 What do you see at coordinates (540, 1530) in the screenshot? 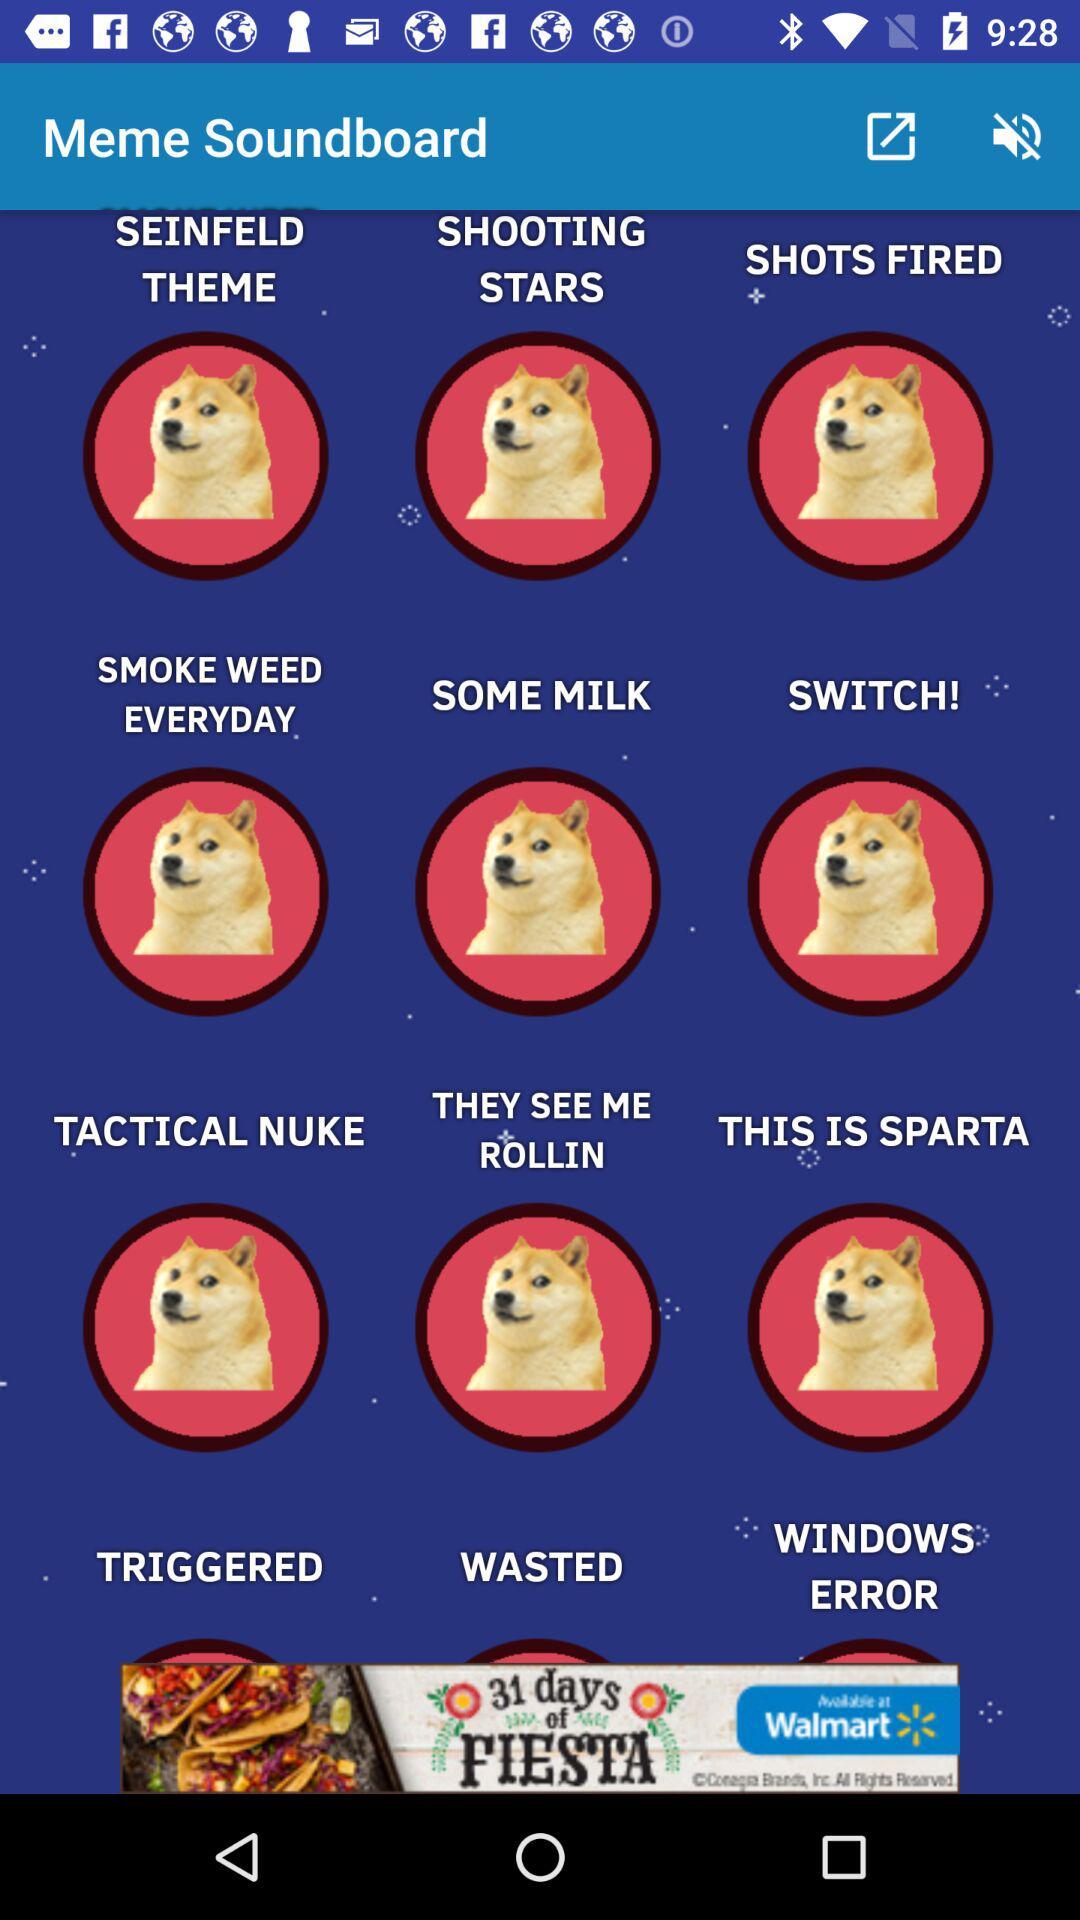
I see `choose wasted` at bounding box center [540, 1530].